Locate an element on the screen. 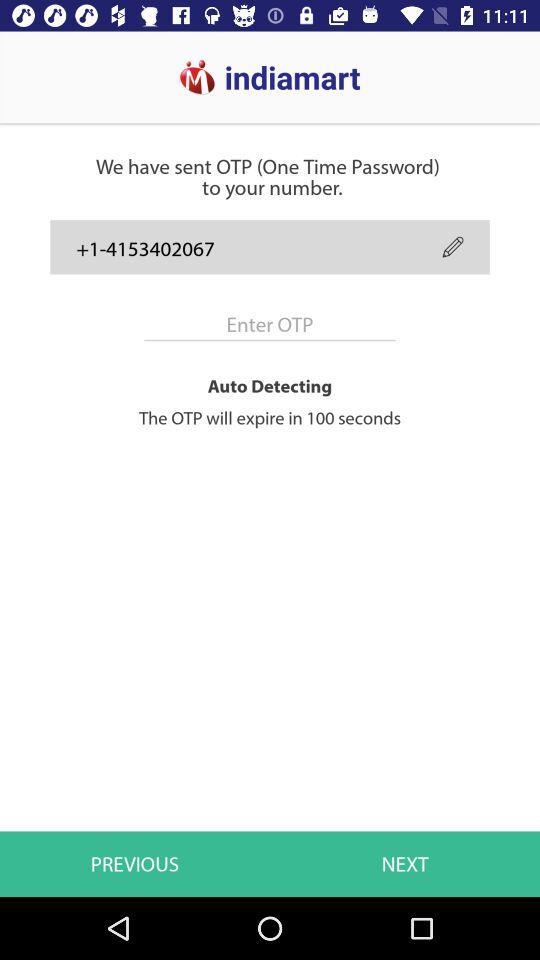 The height and width of the screenshot is (960, 540). one time password is located at coordinates (270, 324).